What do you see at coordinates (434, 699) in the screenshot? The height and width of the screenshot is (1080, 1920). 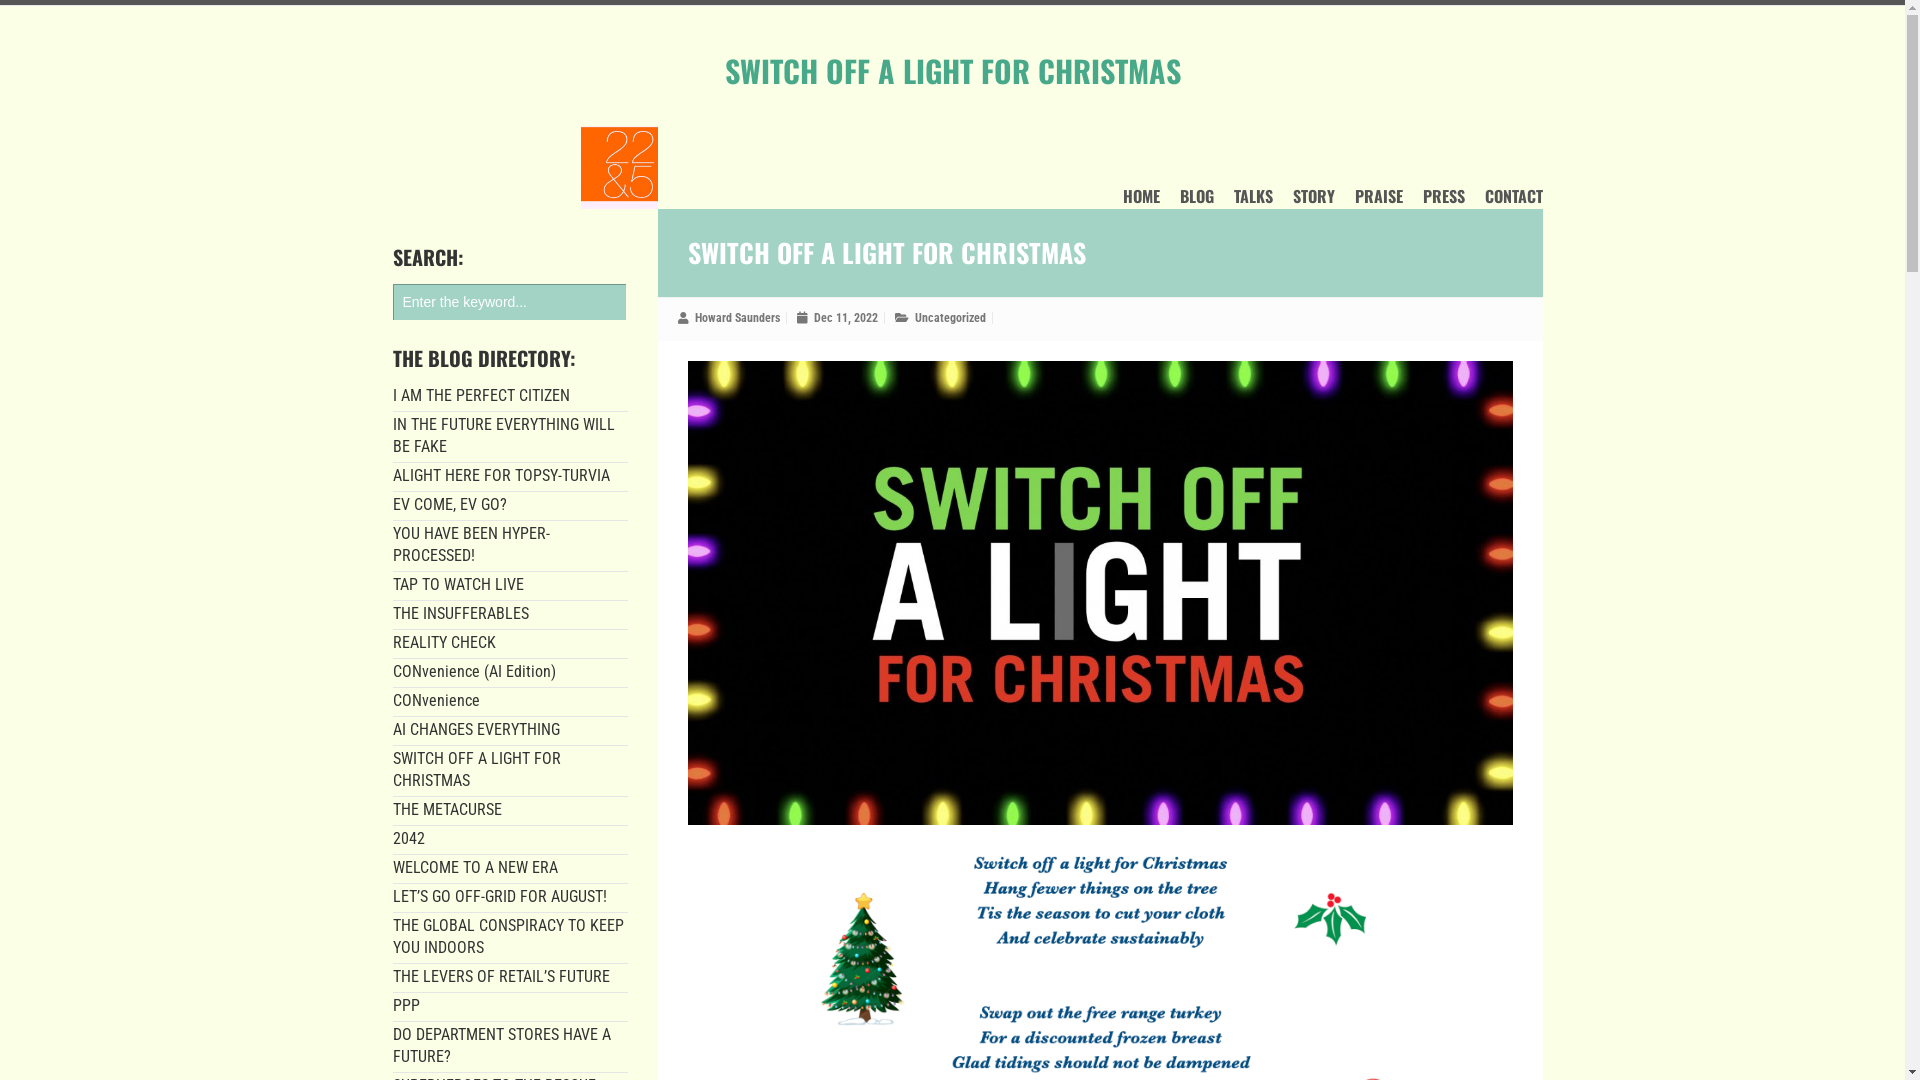 I see `'CONvenience'` at bounding box center [434, 699].